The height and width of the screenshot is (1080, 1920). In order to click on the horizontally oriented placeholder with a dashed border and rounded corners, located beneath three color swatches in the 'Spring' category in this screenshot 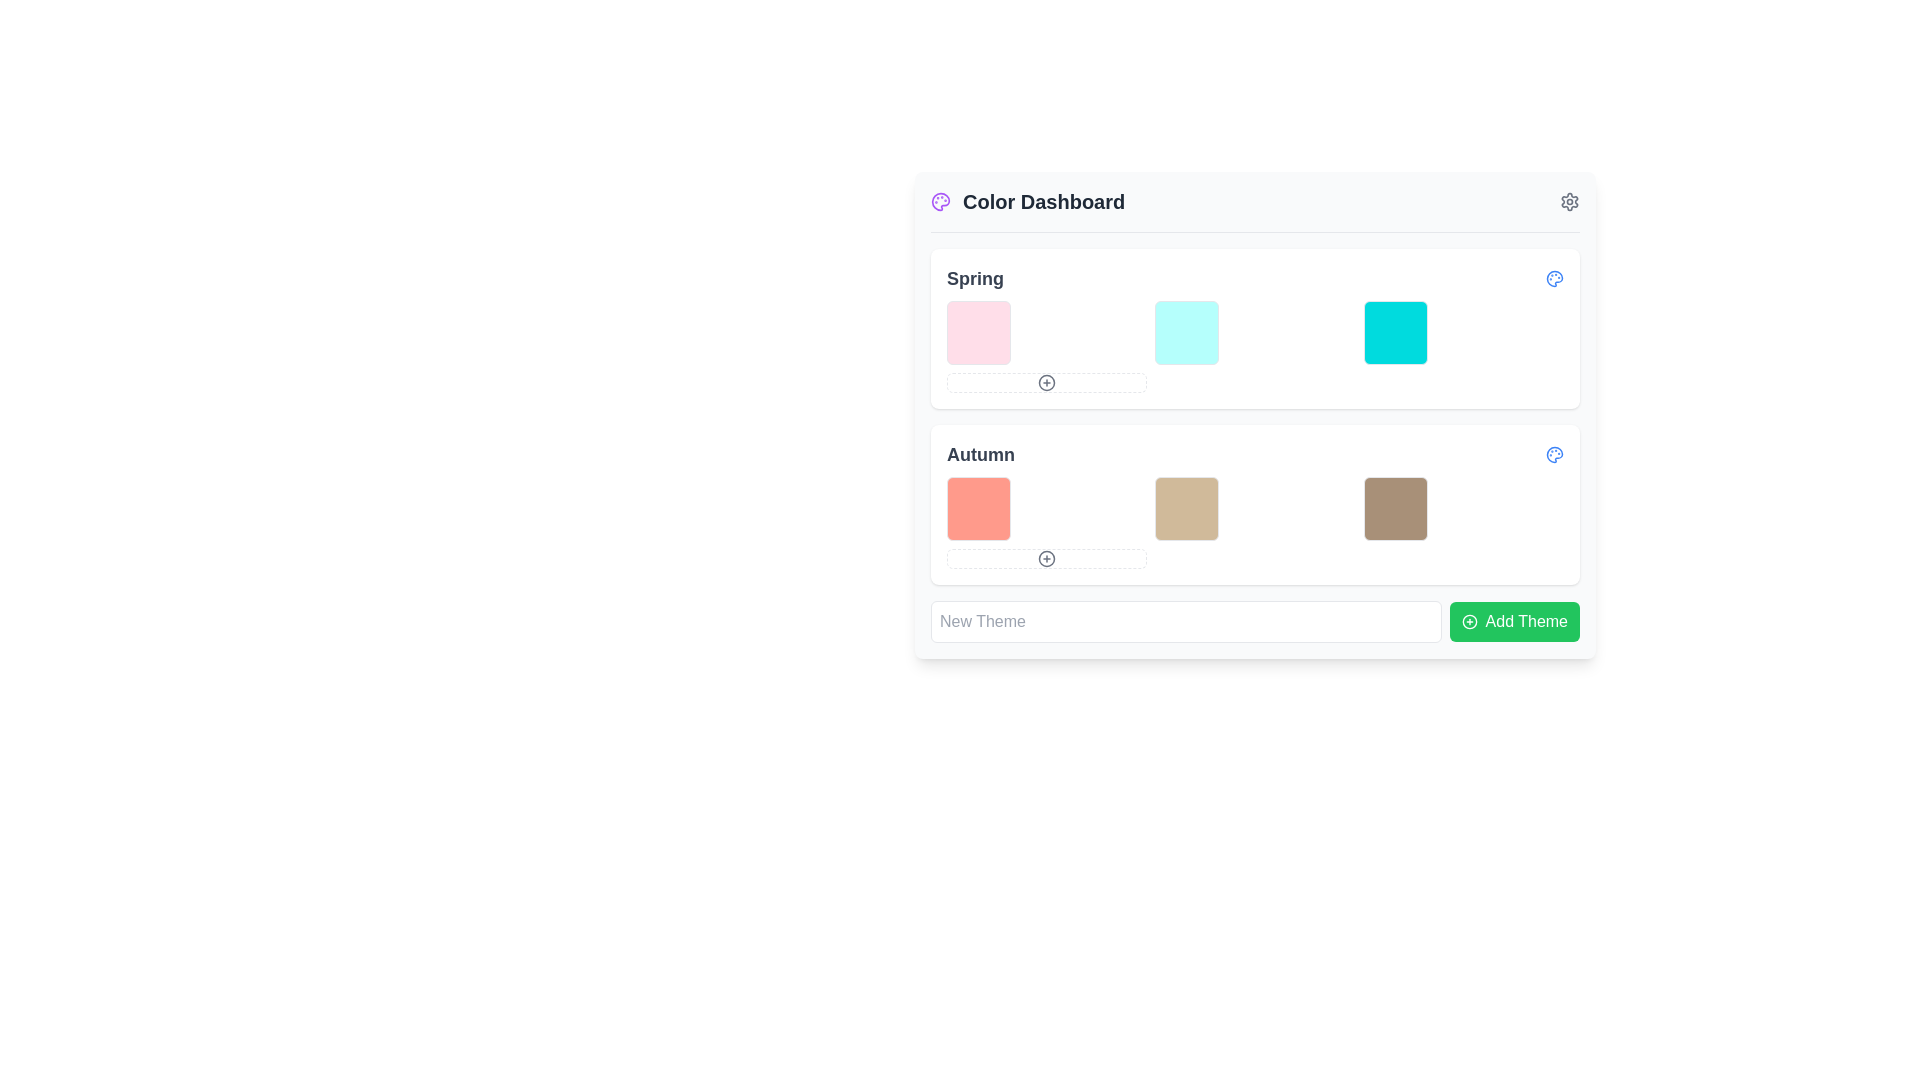, I will do `click(1046, 382)`.